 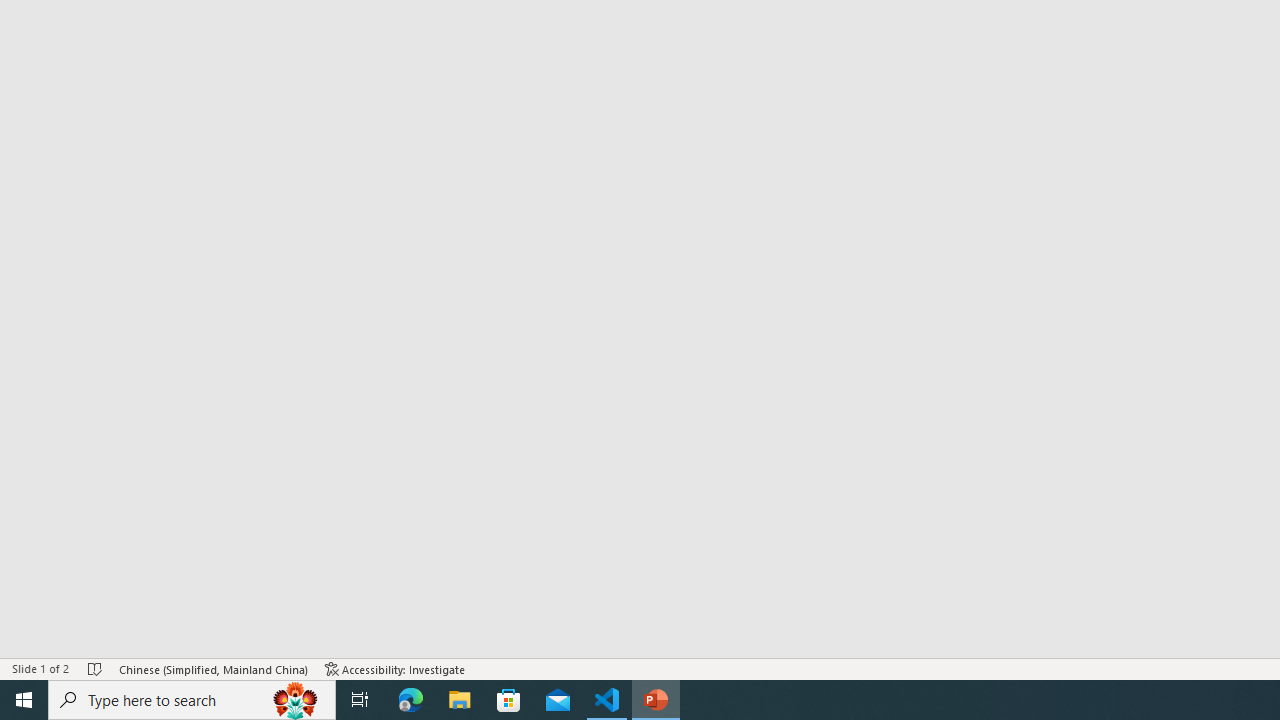 I want to click on 'Type here to search', so click(x=192, y=698).